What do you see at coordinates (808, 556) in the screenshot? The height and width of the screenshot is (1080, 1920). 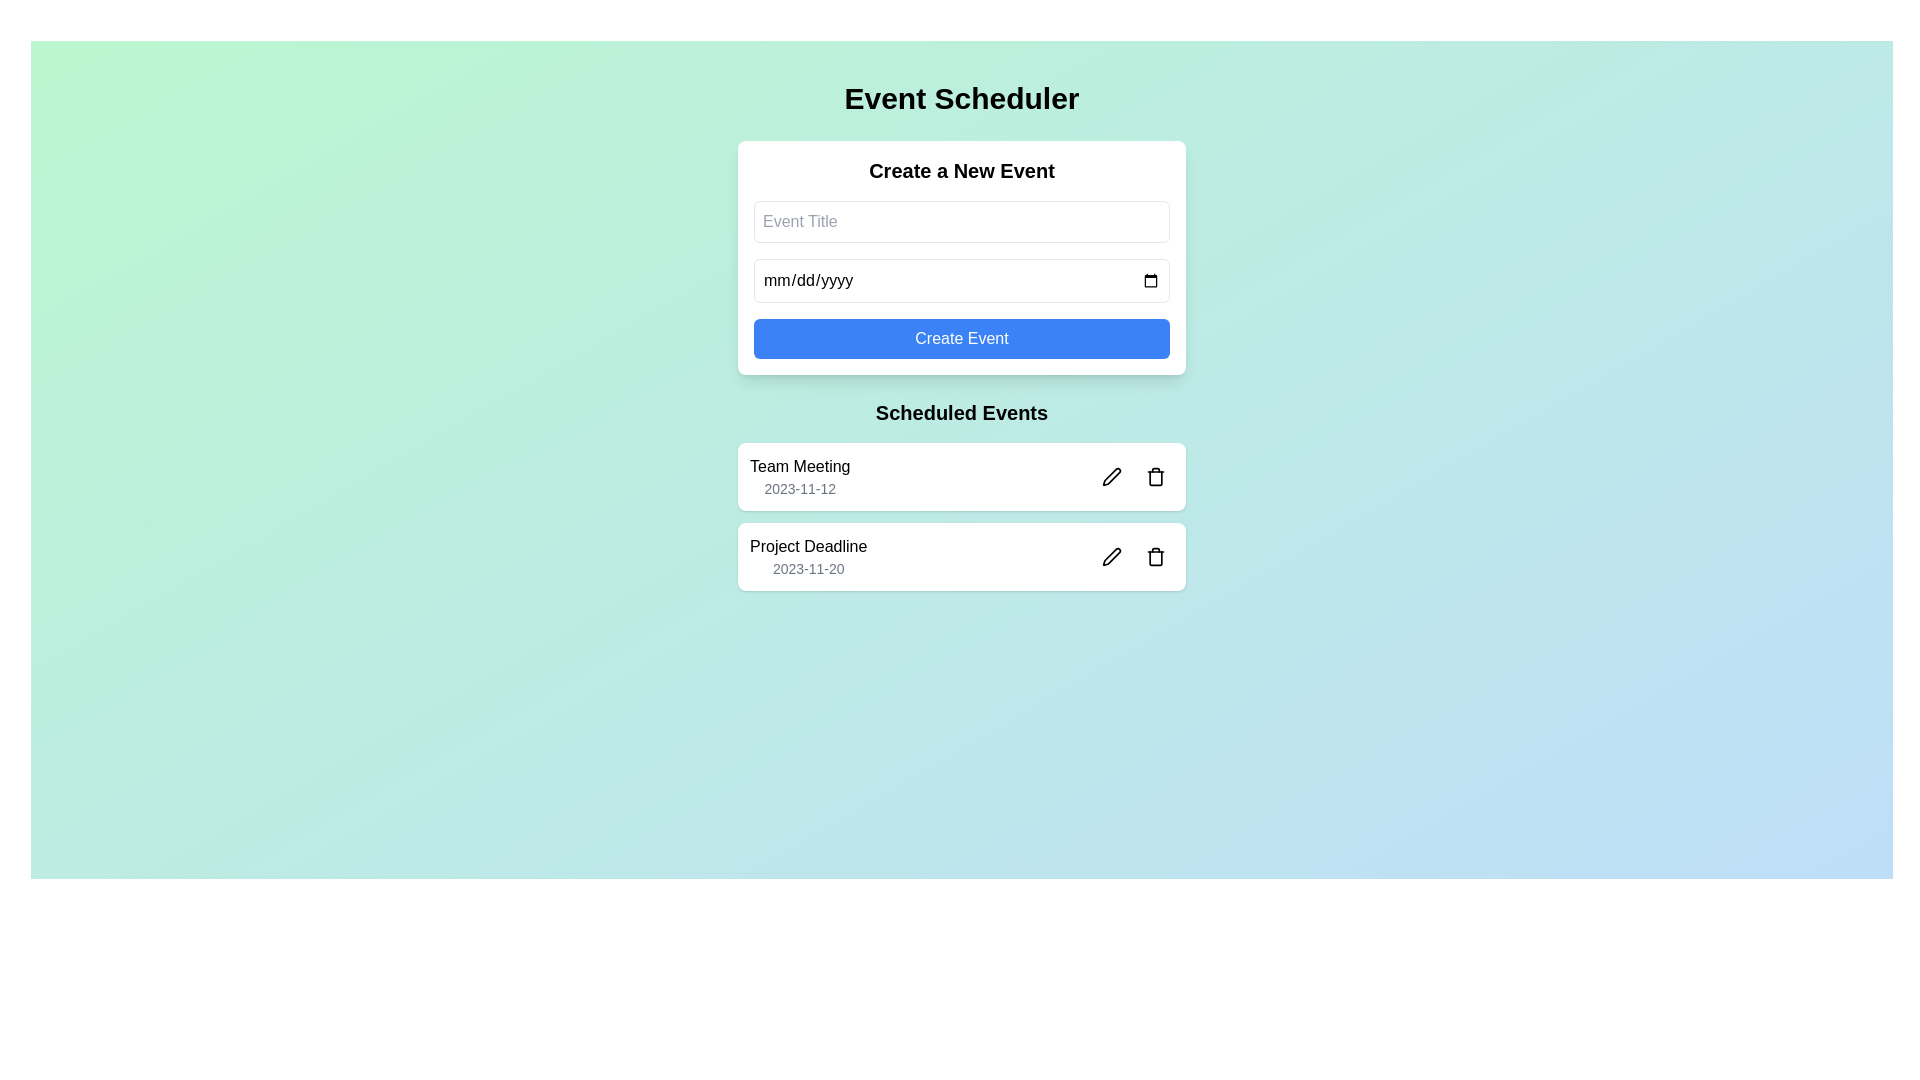 I see `the 'Project Deadline' text label with date information located in the 'Scheduled Events' section, specifically beneath the 'Team Meeting' entry` at bounding box center [808, 556].